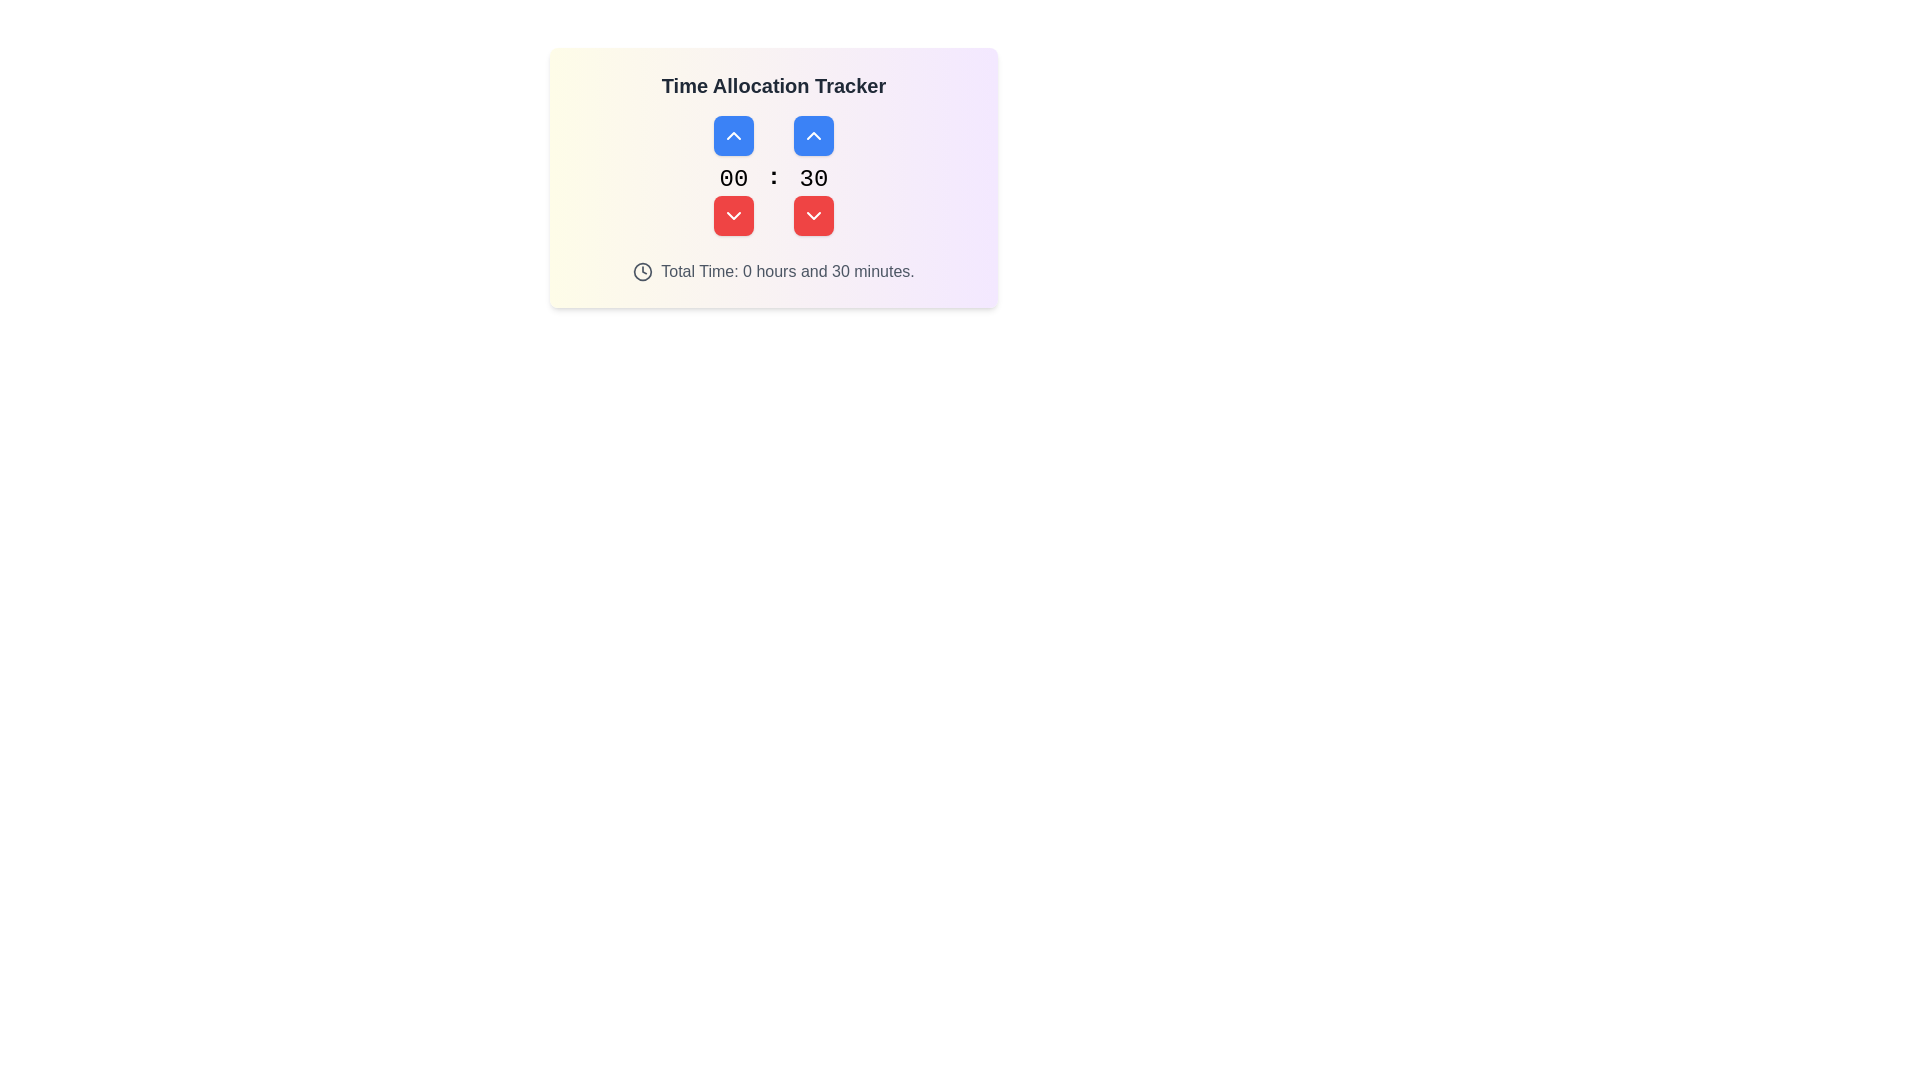  I want to click on the circular clock icon, so click(643, 272).